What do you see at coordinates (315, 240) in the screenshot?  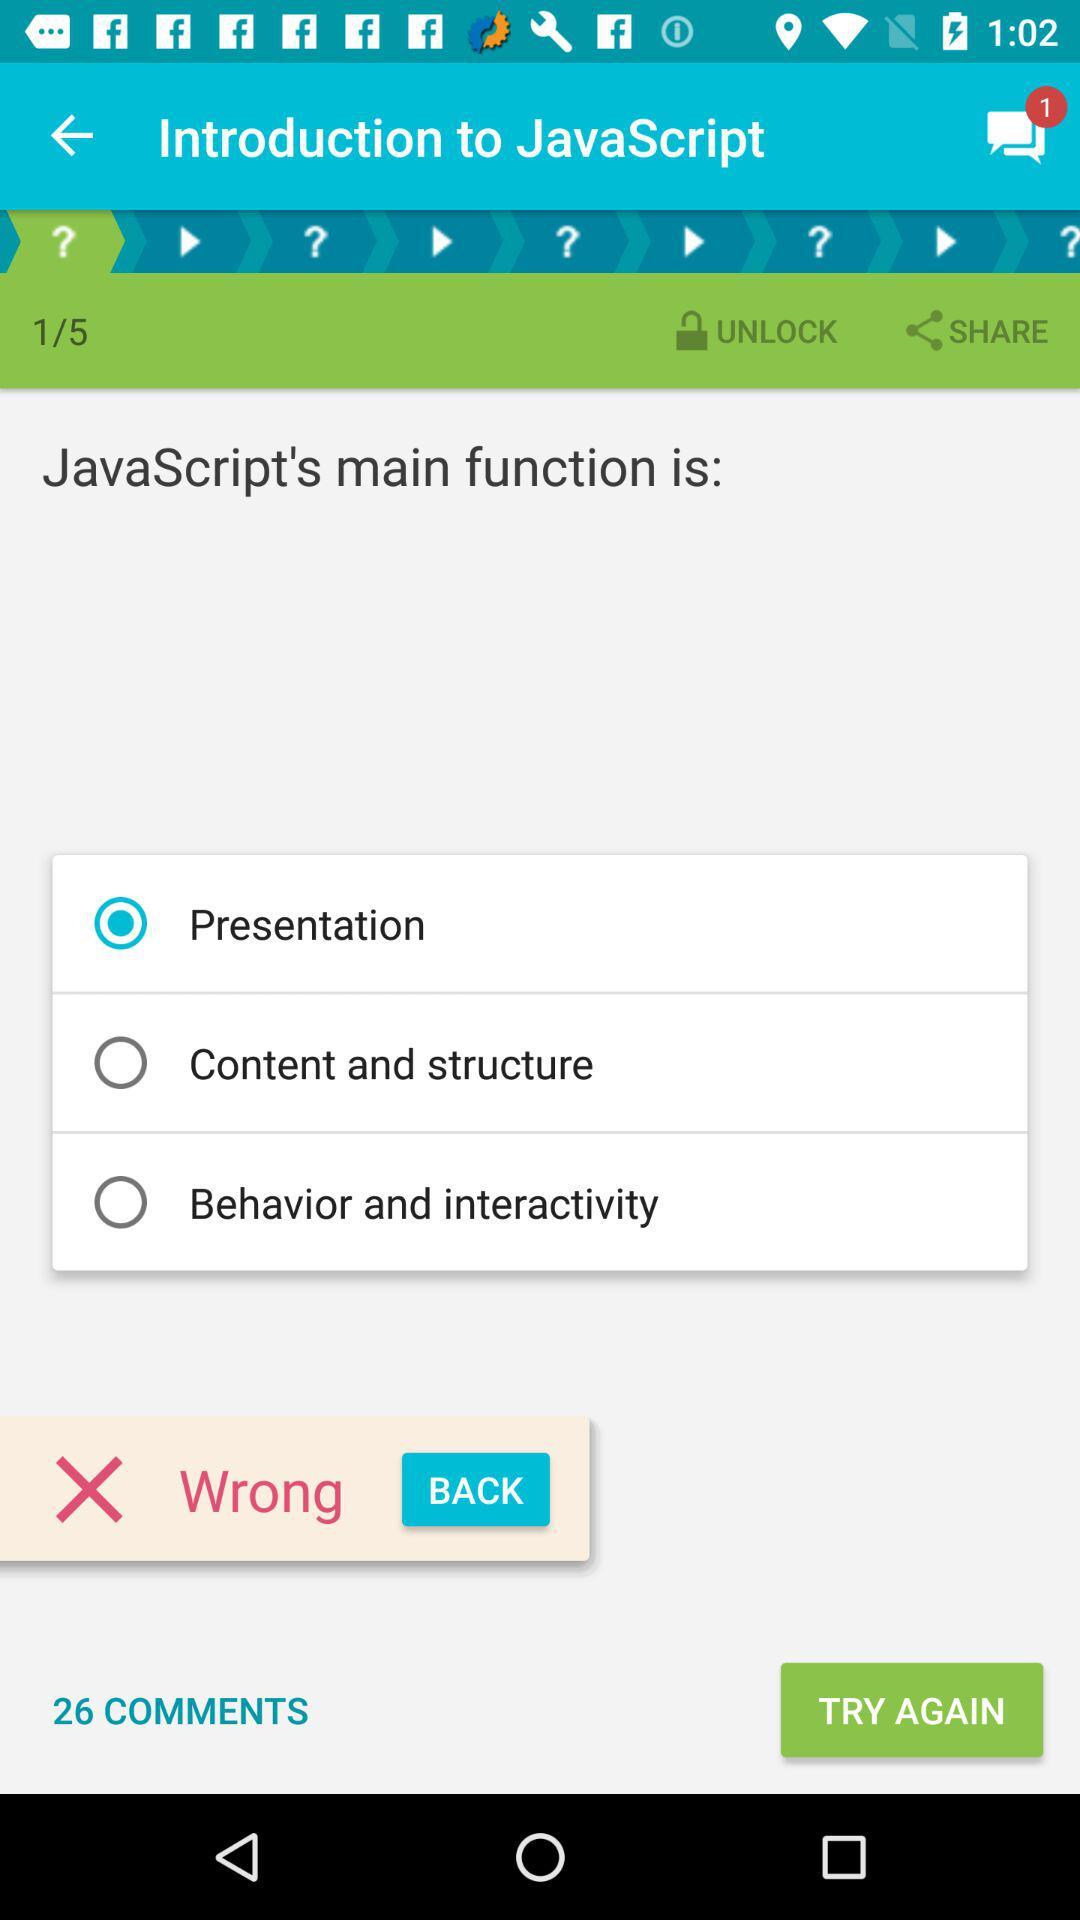 I see `the help icon` at bounding box center [315, 240].